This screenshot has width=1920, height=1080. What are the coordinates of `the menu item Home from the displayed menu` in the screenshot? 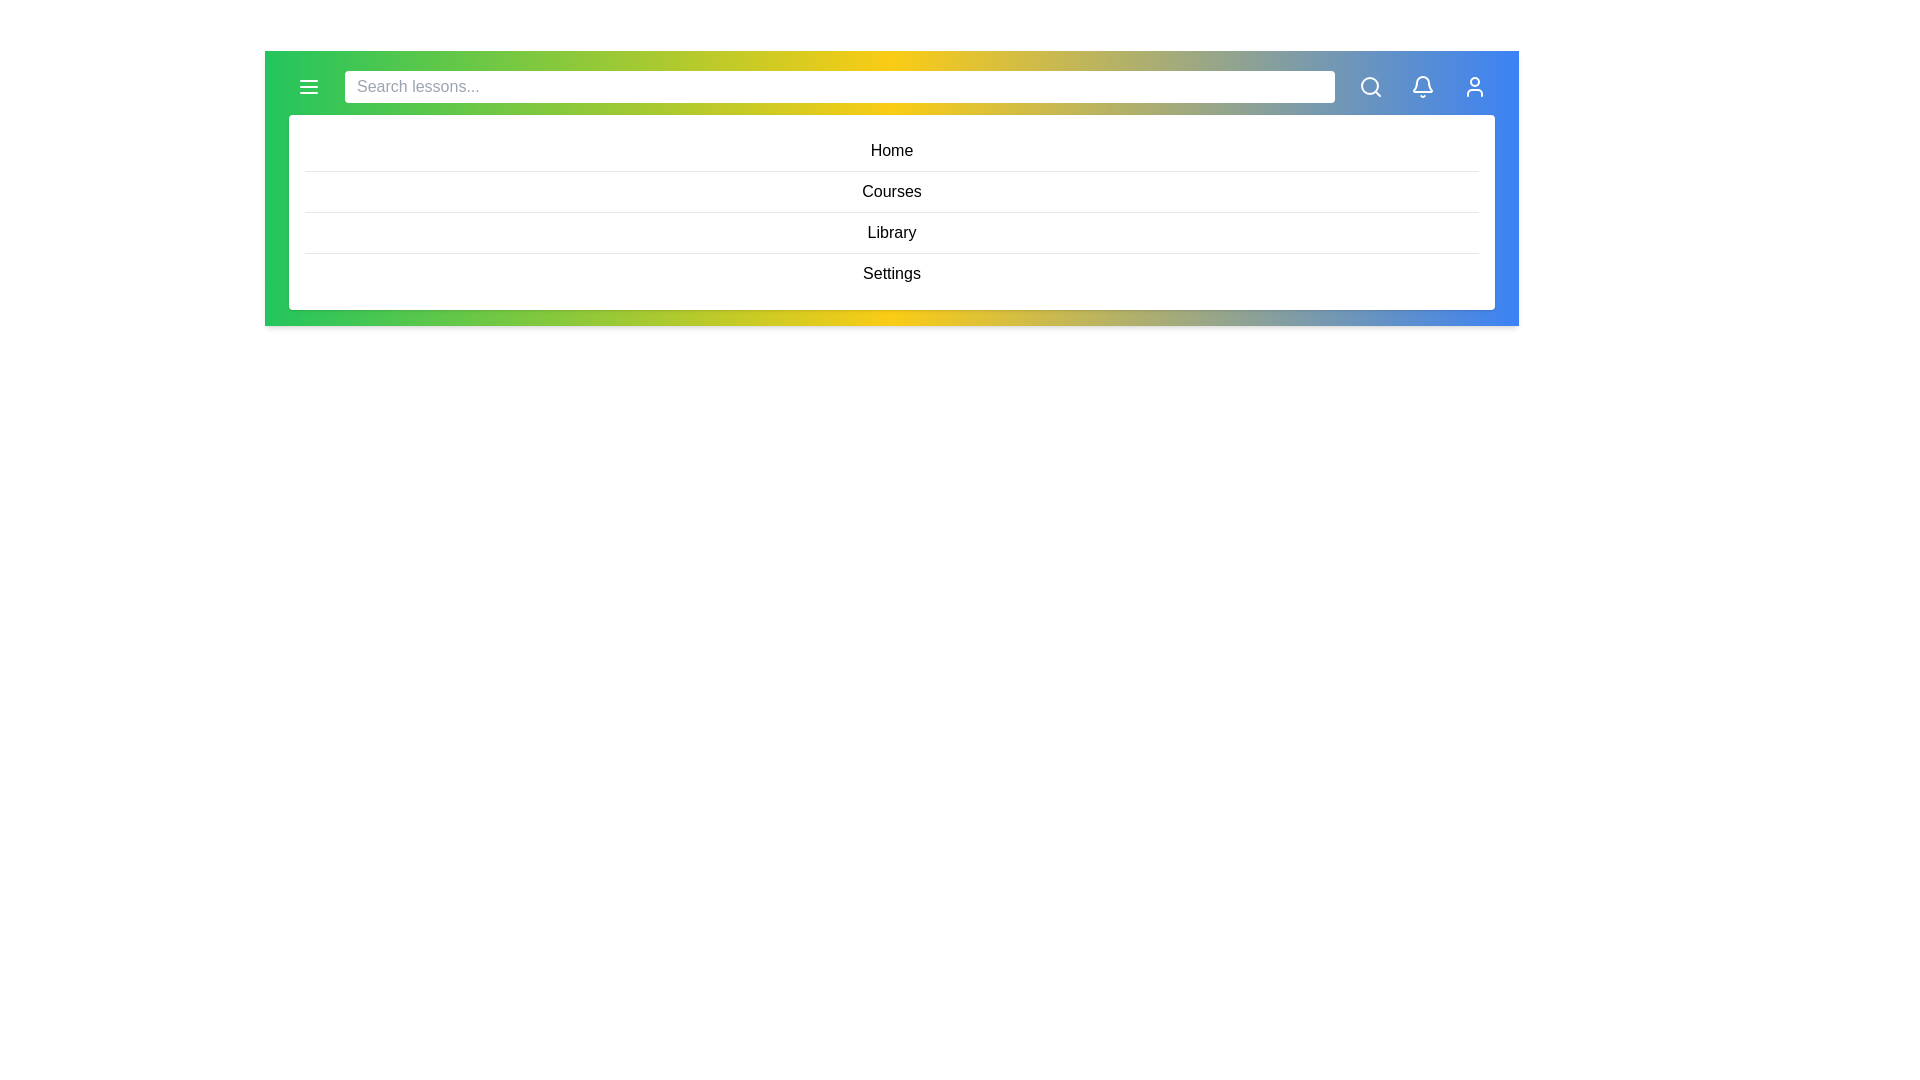 It's located at (891, 150).